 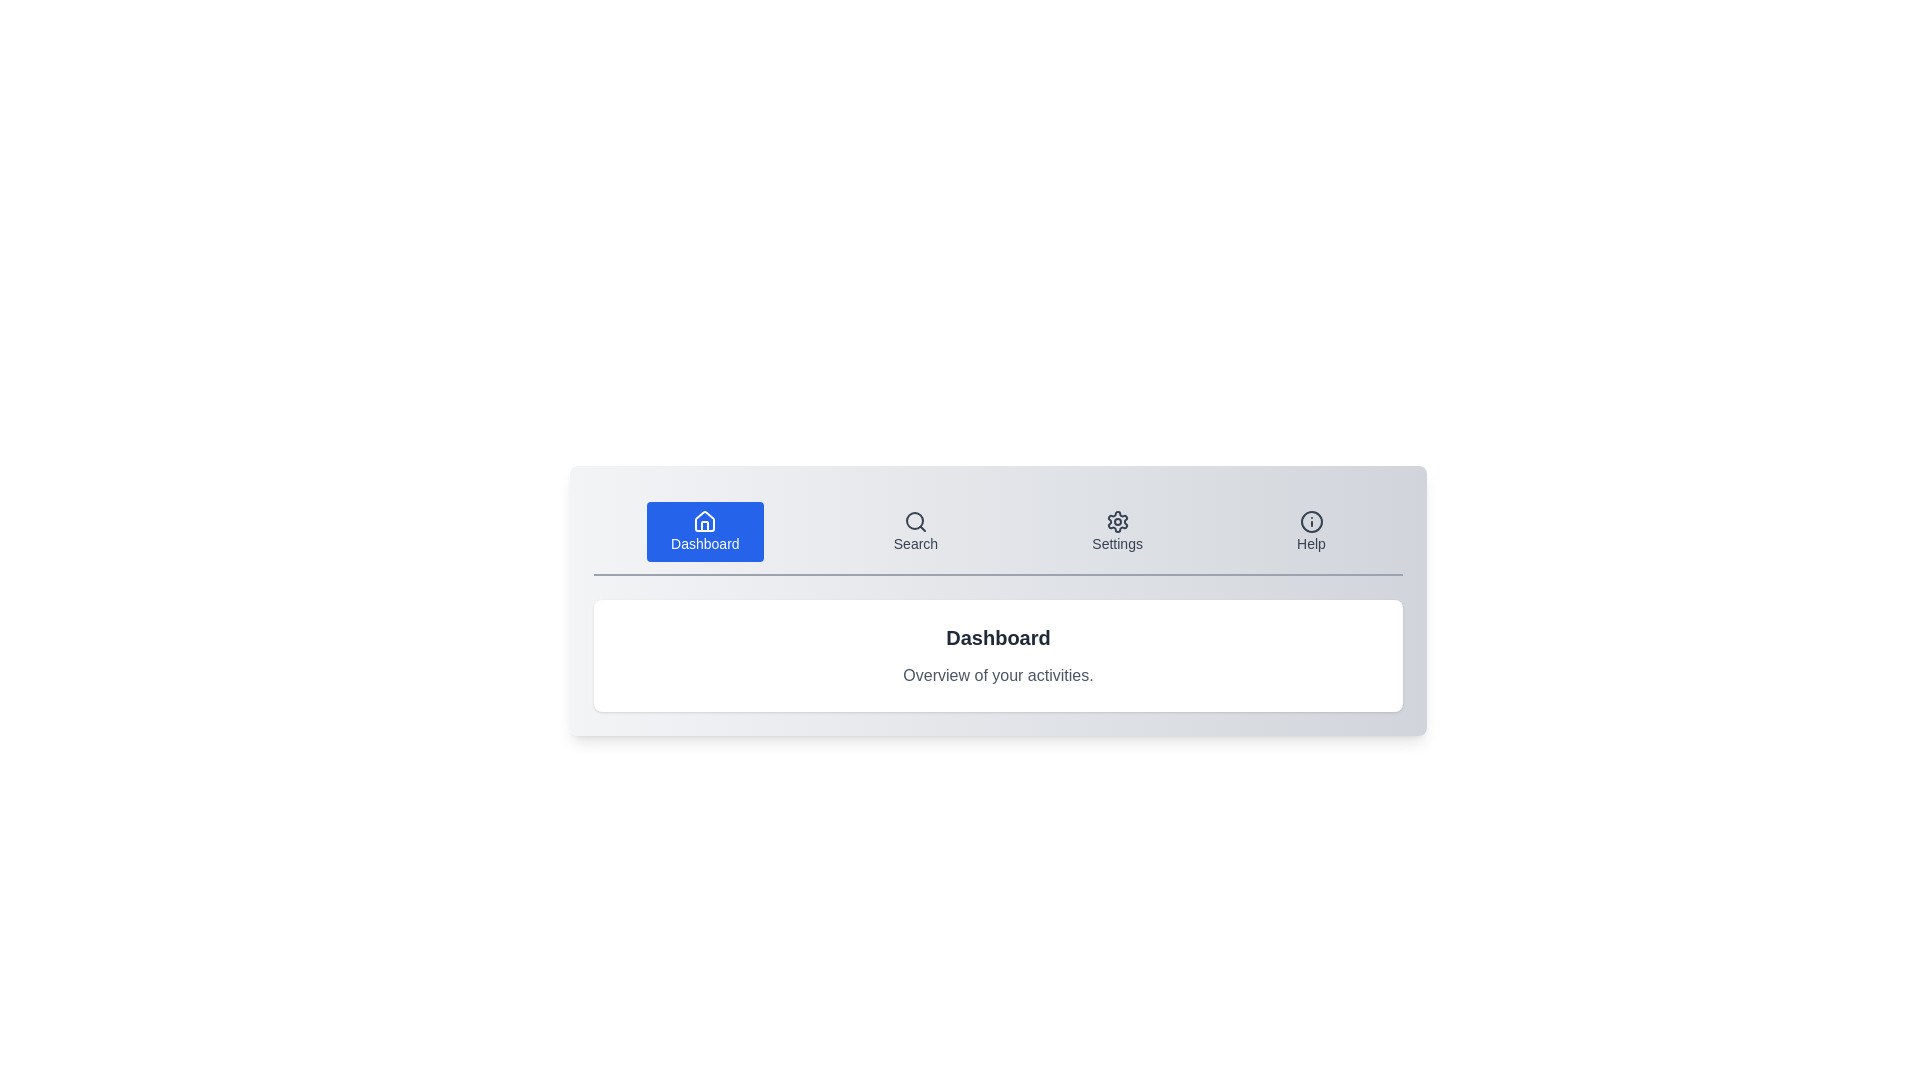 I want to click on the Dashboard tab by clicking its corresponding button, so click(x=705, y=531).